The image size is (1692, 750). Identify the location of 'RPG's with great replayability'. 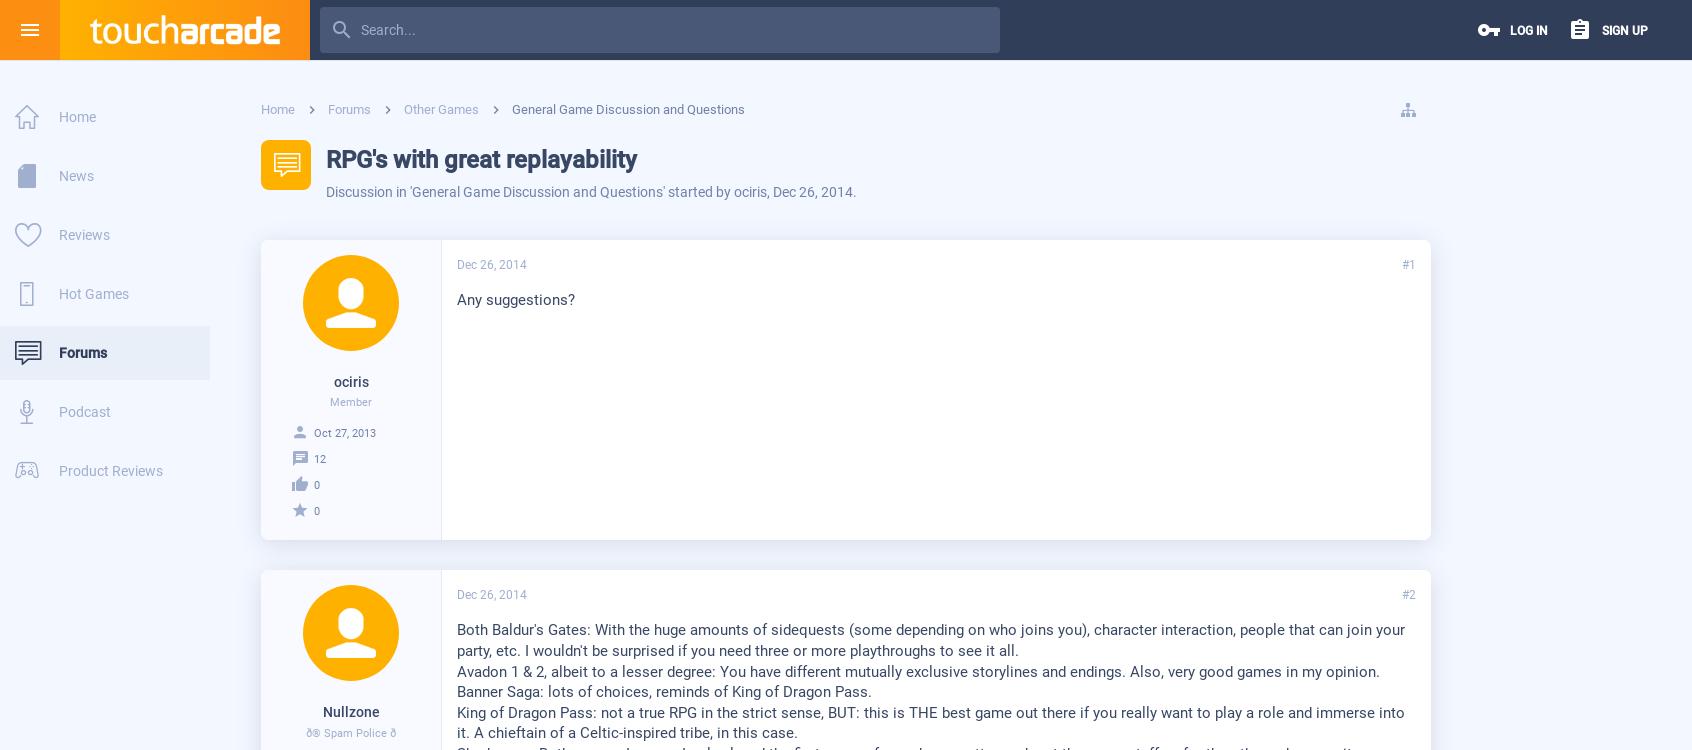
(480, 159).